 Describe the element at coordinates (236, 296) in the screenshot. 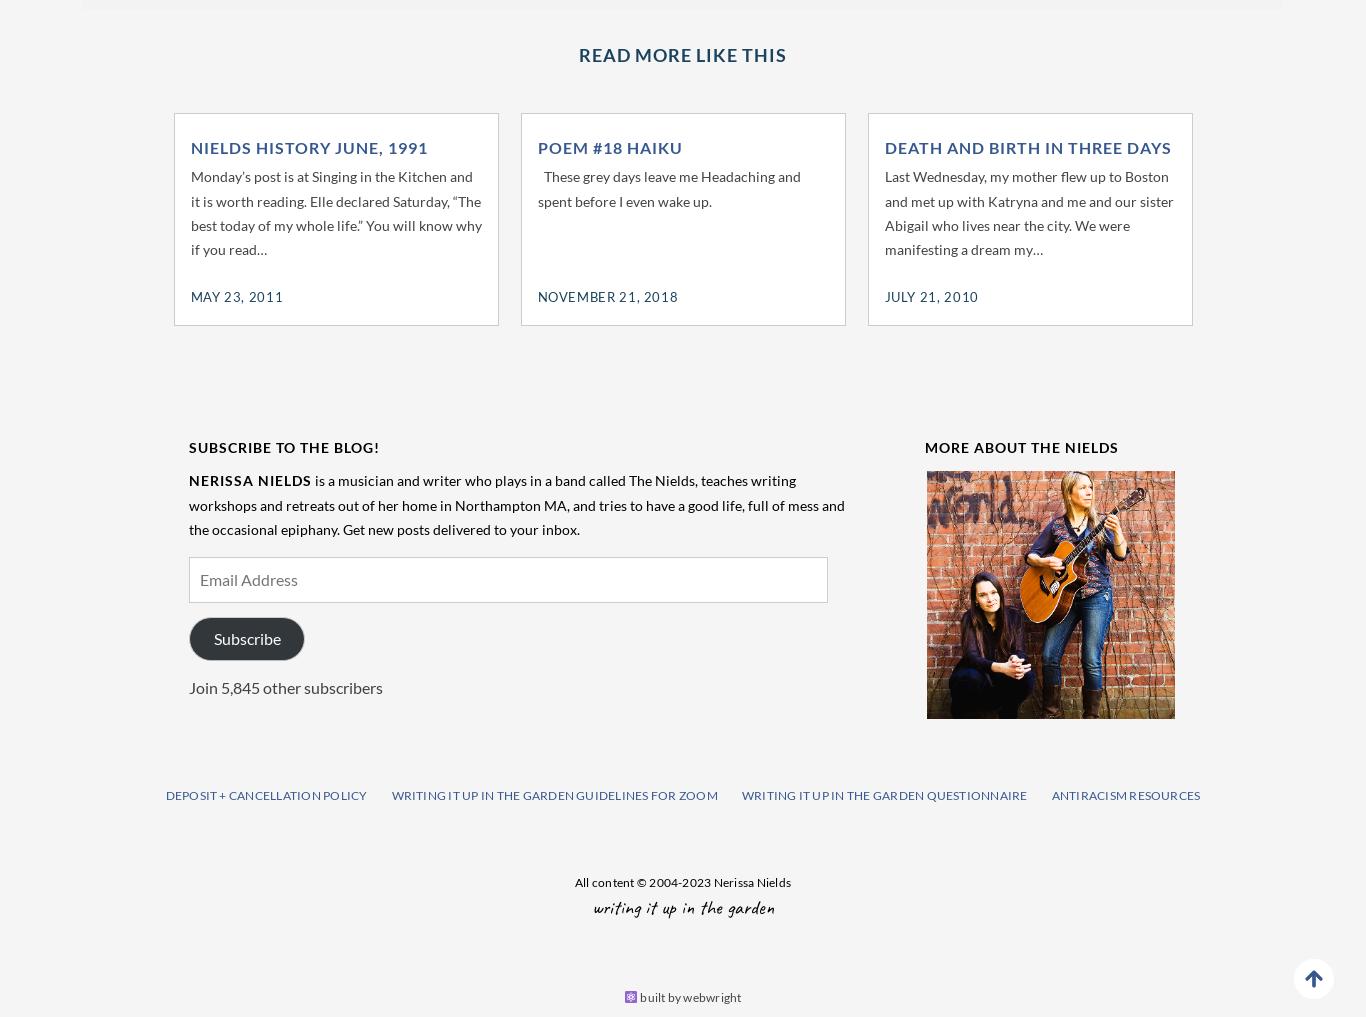

I see `'May 23, 2011'` at that location.